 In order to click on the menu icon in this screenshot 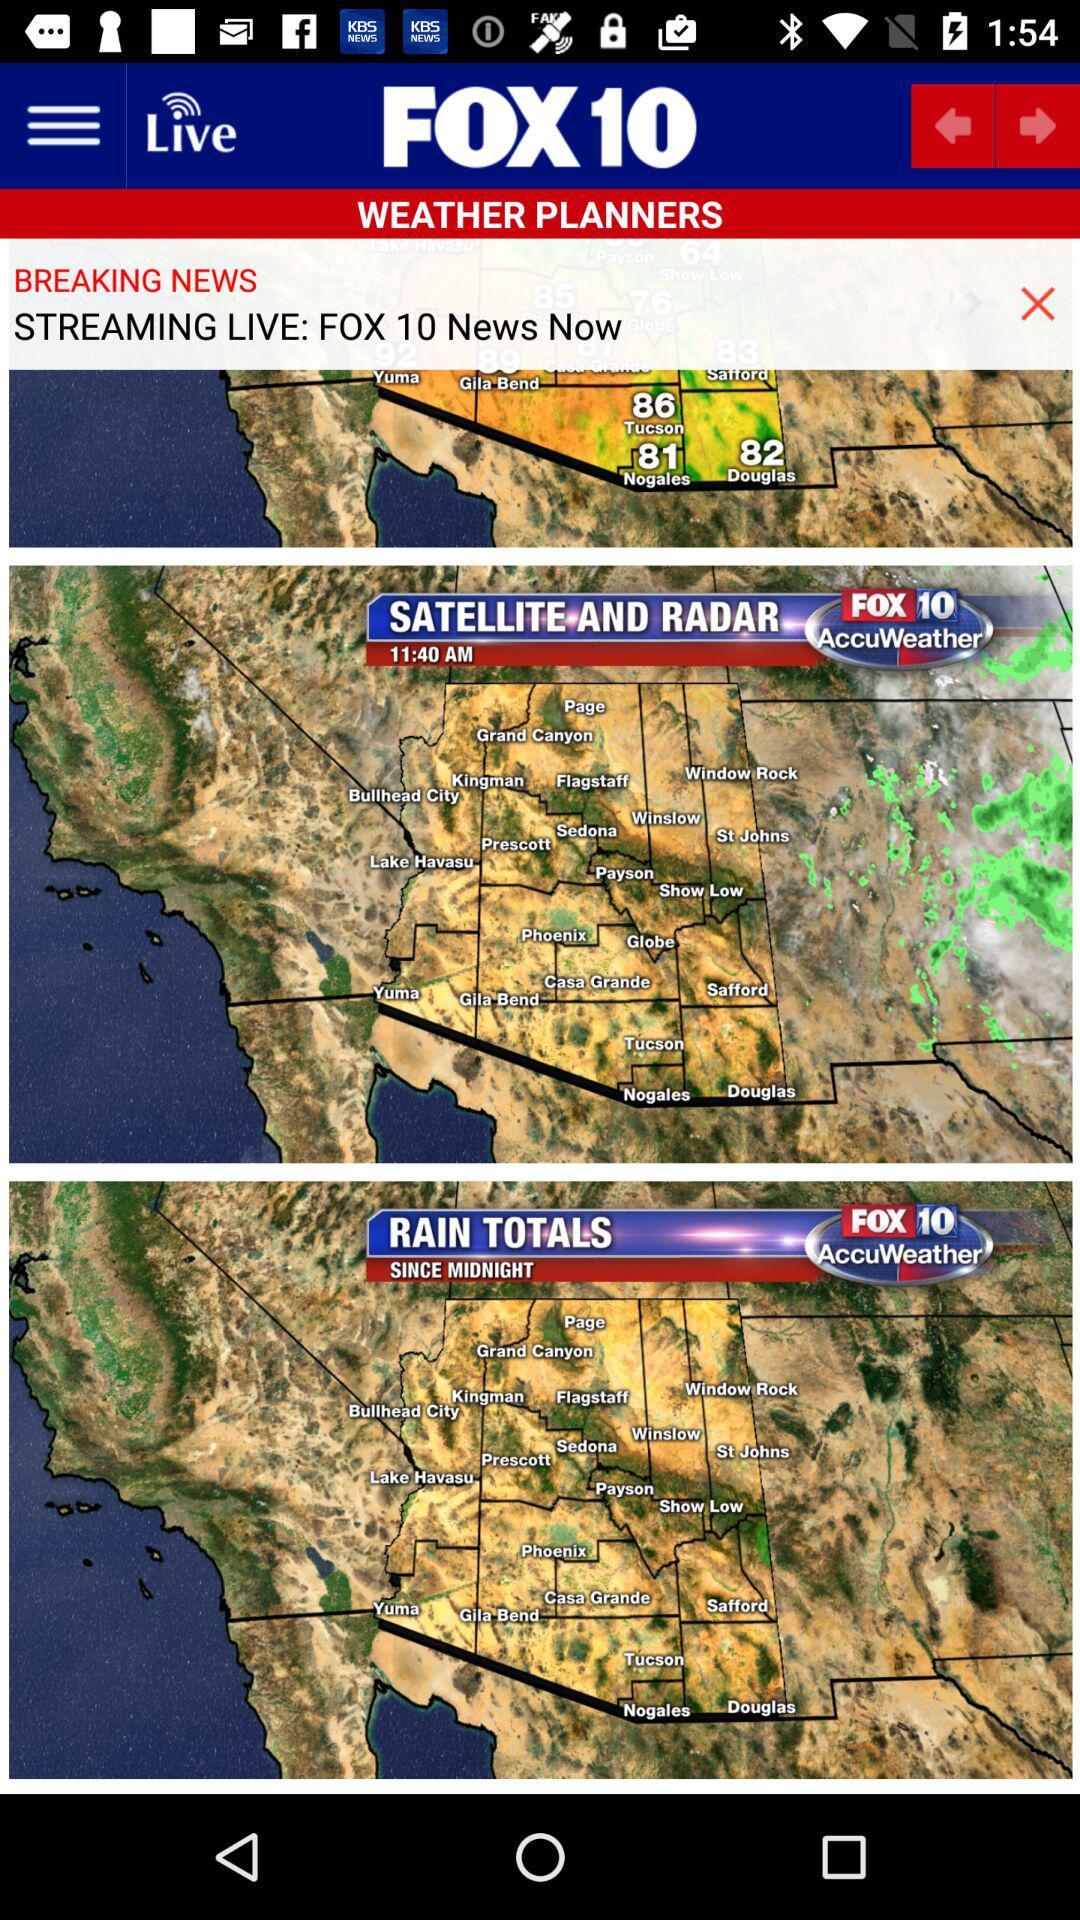, I will do `click(61, 124)`.